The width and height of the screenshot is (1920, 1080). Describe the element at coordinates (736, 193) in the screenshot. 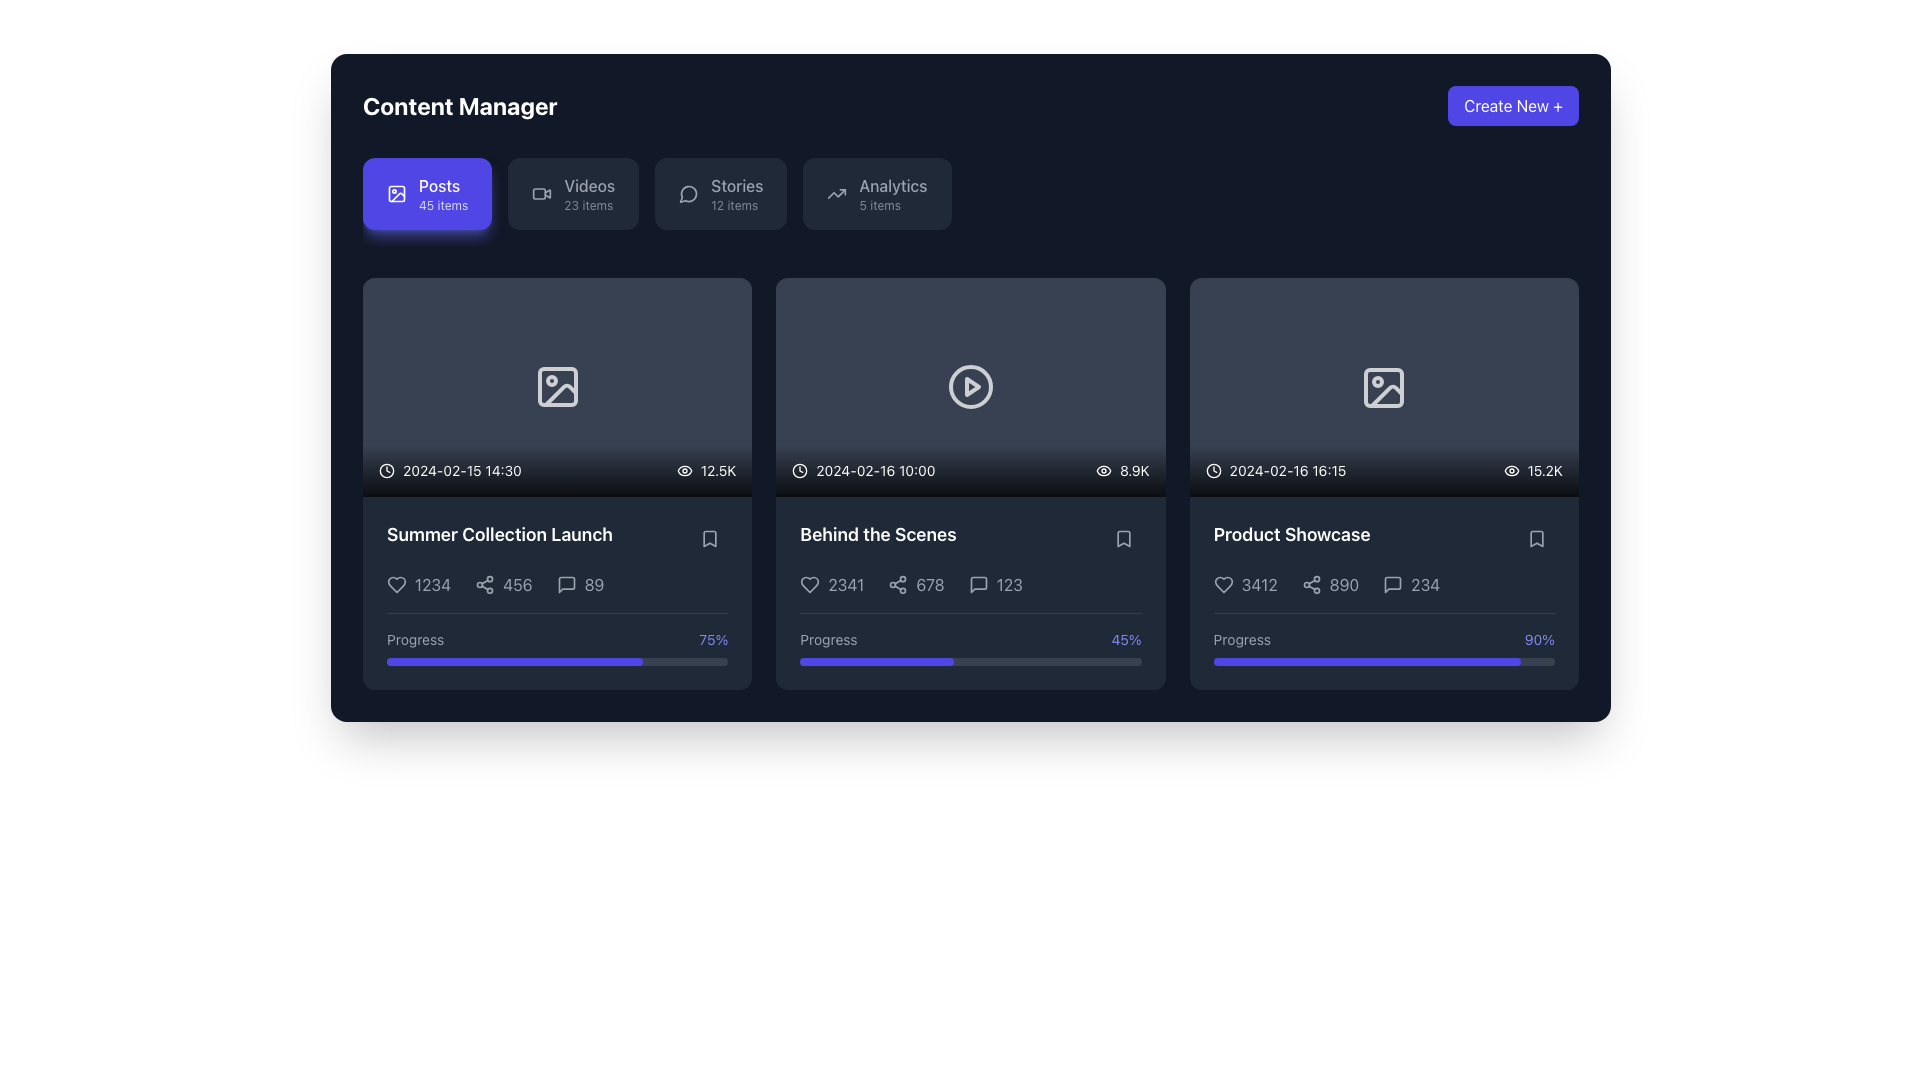

I see `the 'Stories' text-based link in the top navigation bar` at that location.